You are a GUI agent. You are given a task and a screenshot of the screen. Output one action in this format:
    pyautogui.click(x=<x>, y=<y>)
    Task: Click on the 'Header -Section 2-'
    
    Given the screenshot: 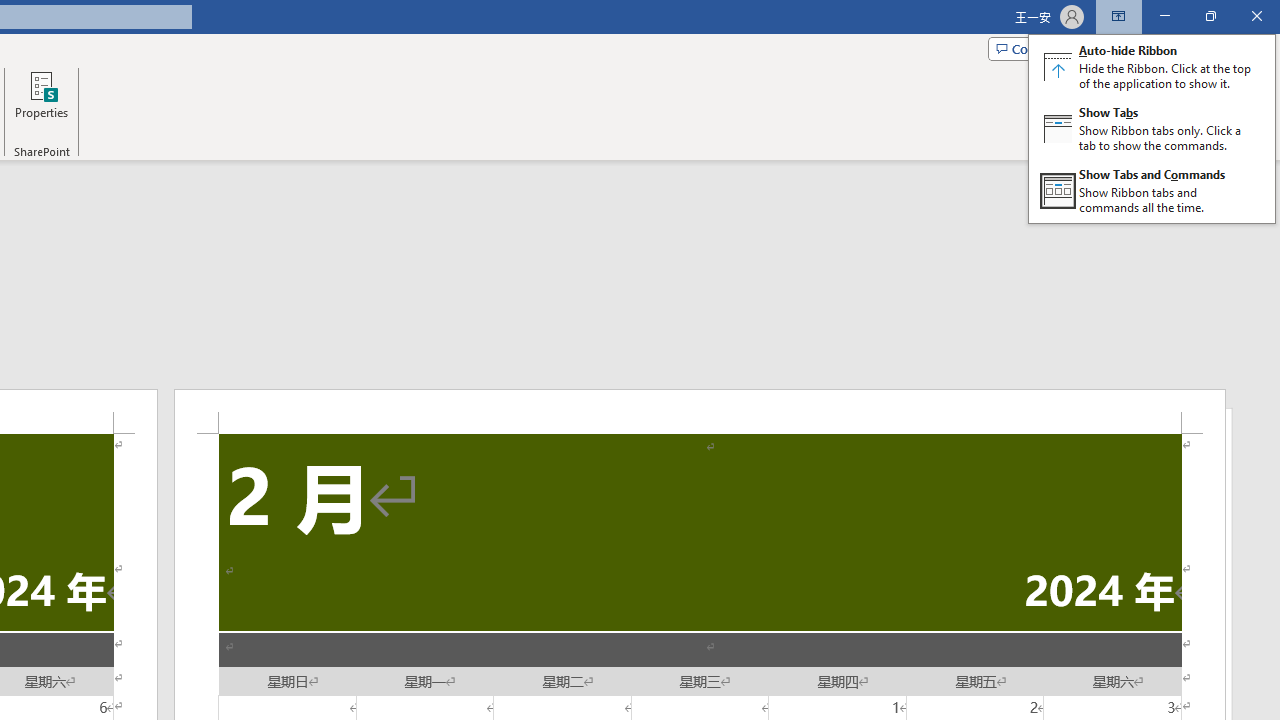 What is the action you would take?
    pyautogui.click(x=700, y=410)
    